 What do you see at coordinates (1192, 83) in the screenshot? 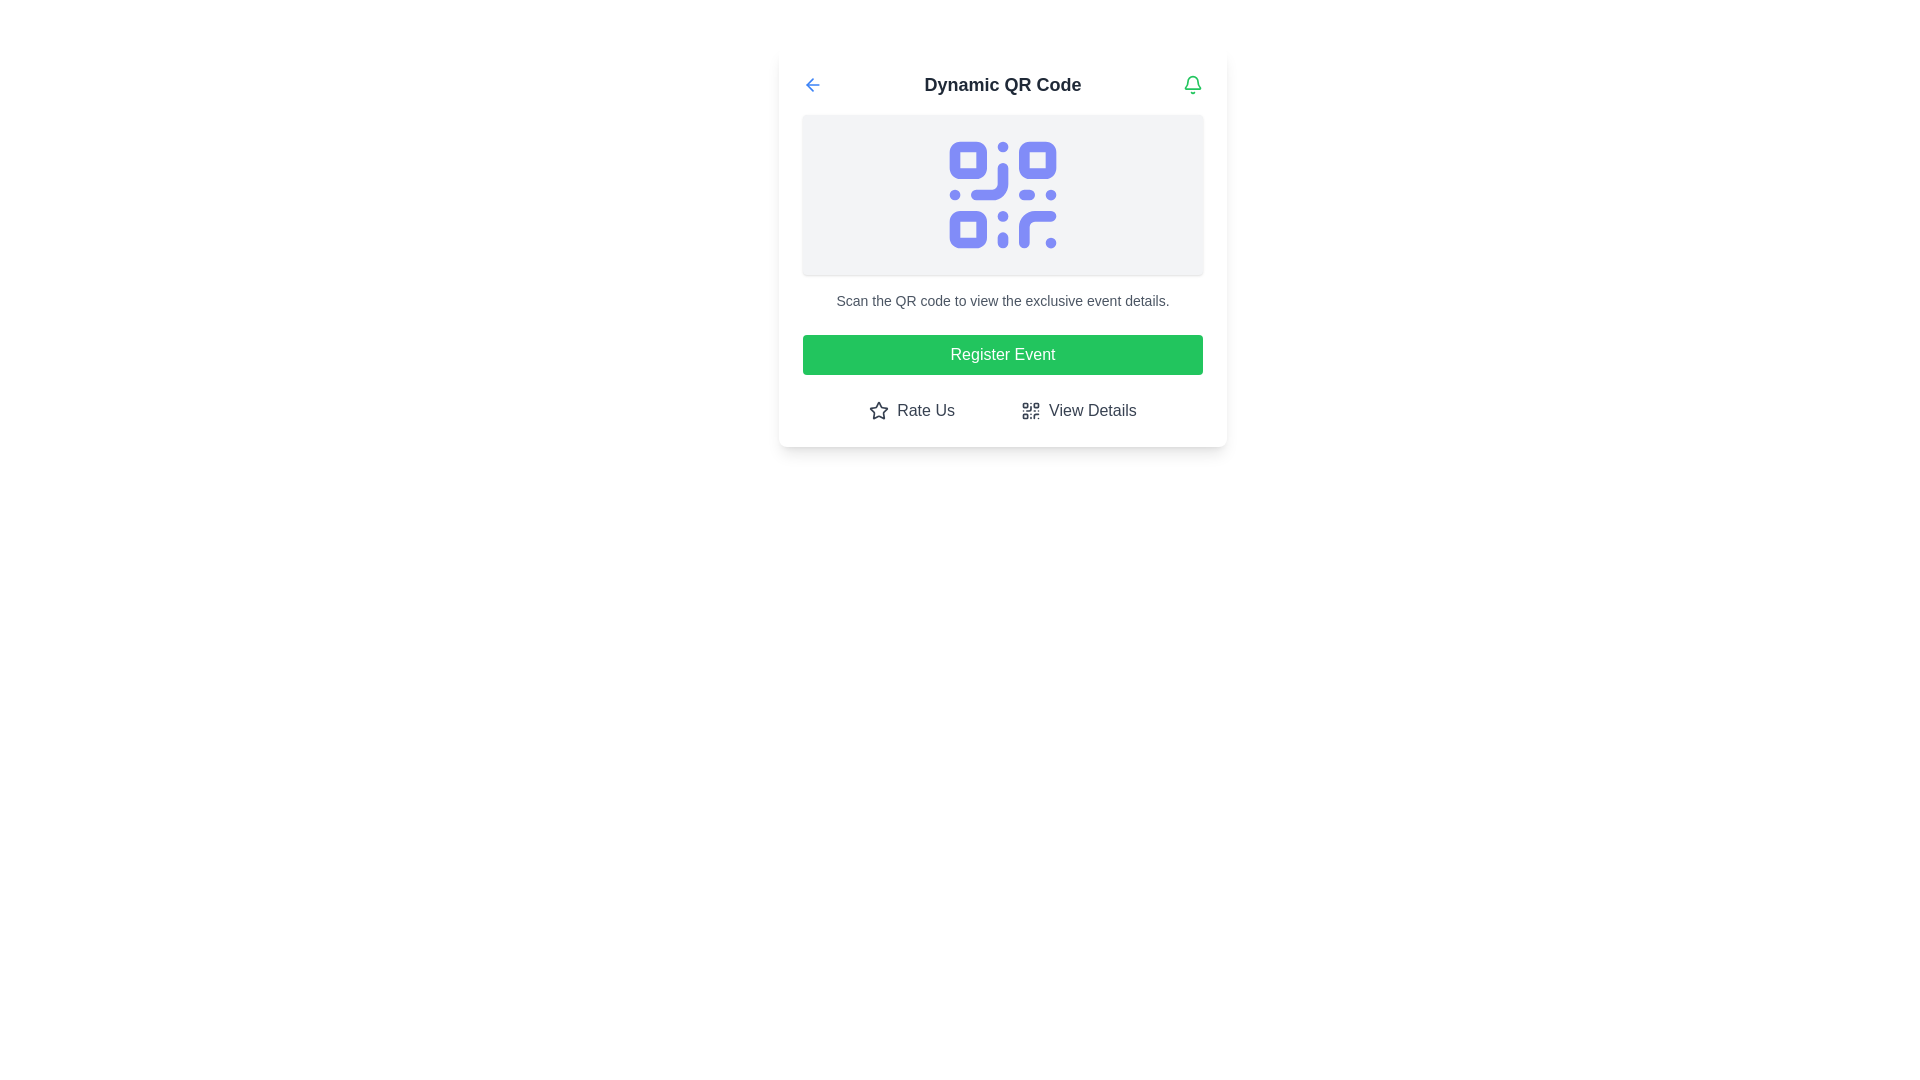
I see `the green bell icon located at the top-right corner of the interface` at bounding box center [1192, 83].